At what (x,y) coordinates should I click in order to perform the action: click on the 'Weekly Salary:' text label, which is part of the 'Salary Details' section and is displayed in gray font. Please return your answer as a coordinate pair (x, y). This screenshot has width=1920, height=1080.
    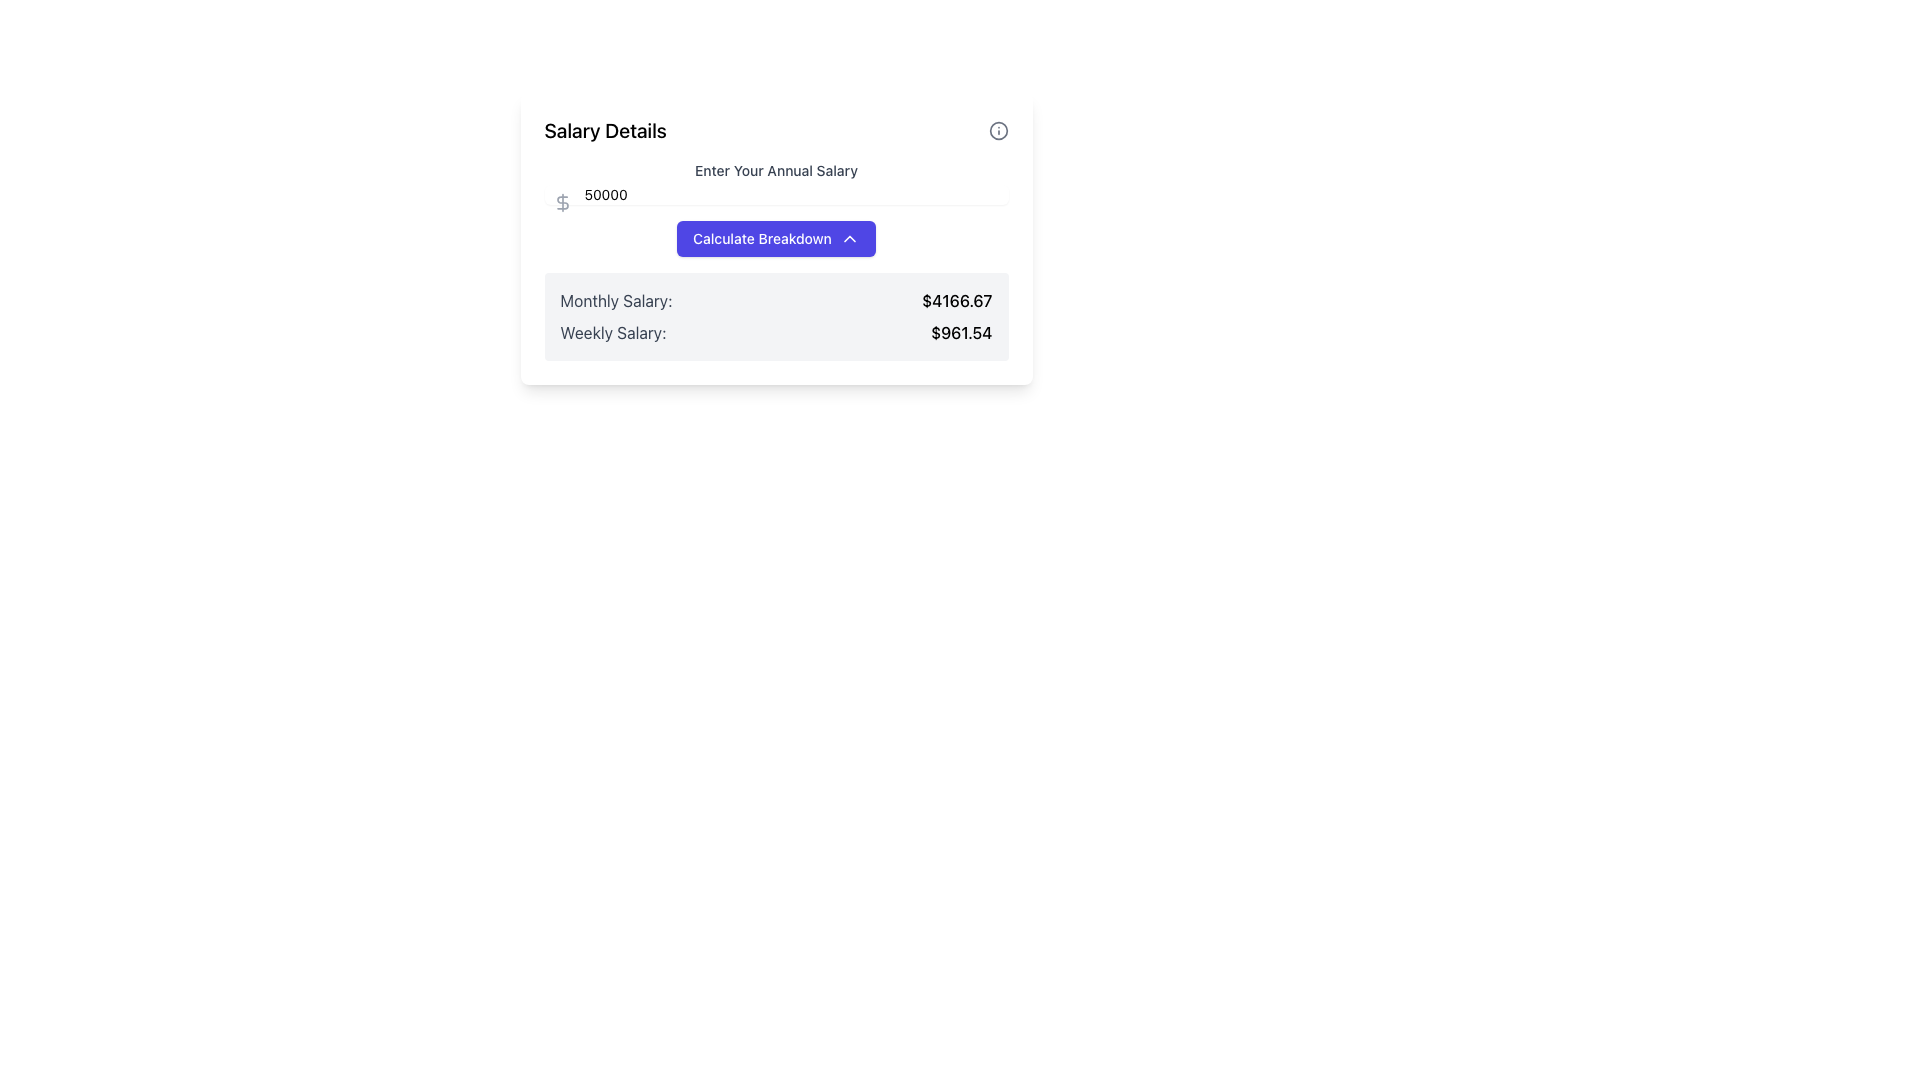
    Looking at the image, I should click on (612, 331).